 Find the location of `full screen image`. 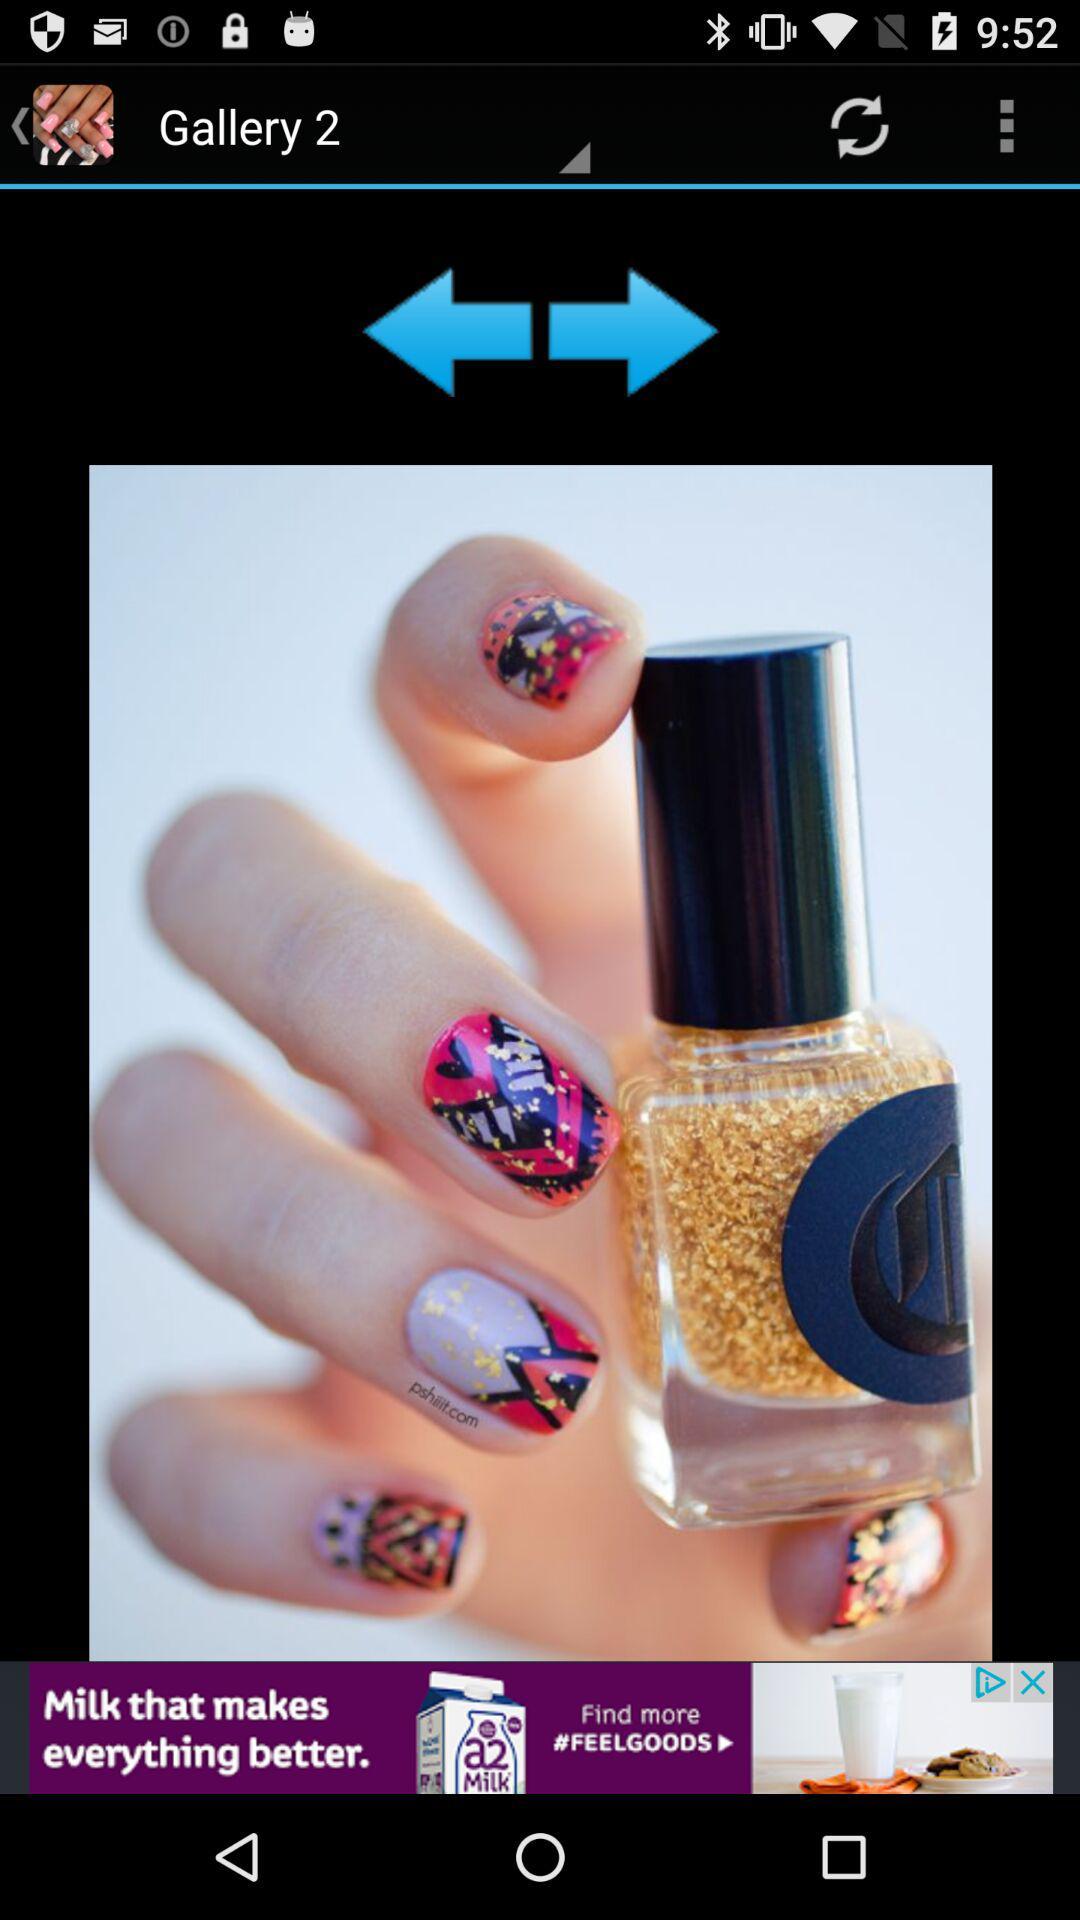

full screen image is located at coordinates (540, 924).